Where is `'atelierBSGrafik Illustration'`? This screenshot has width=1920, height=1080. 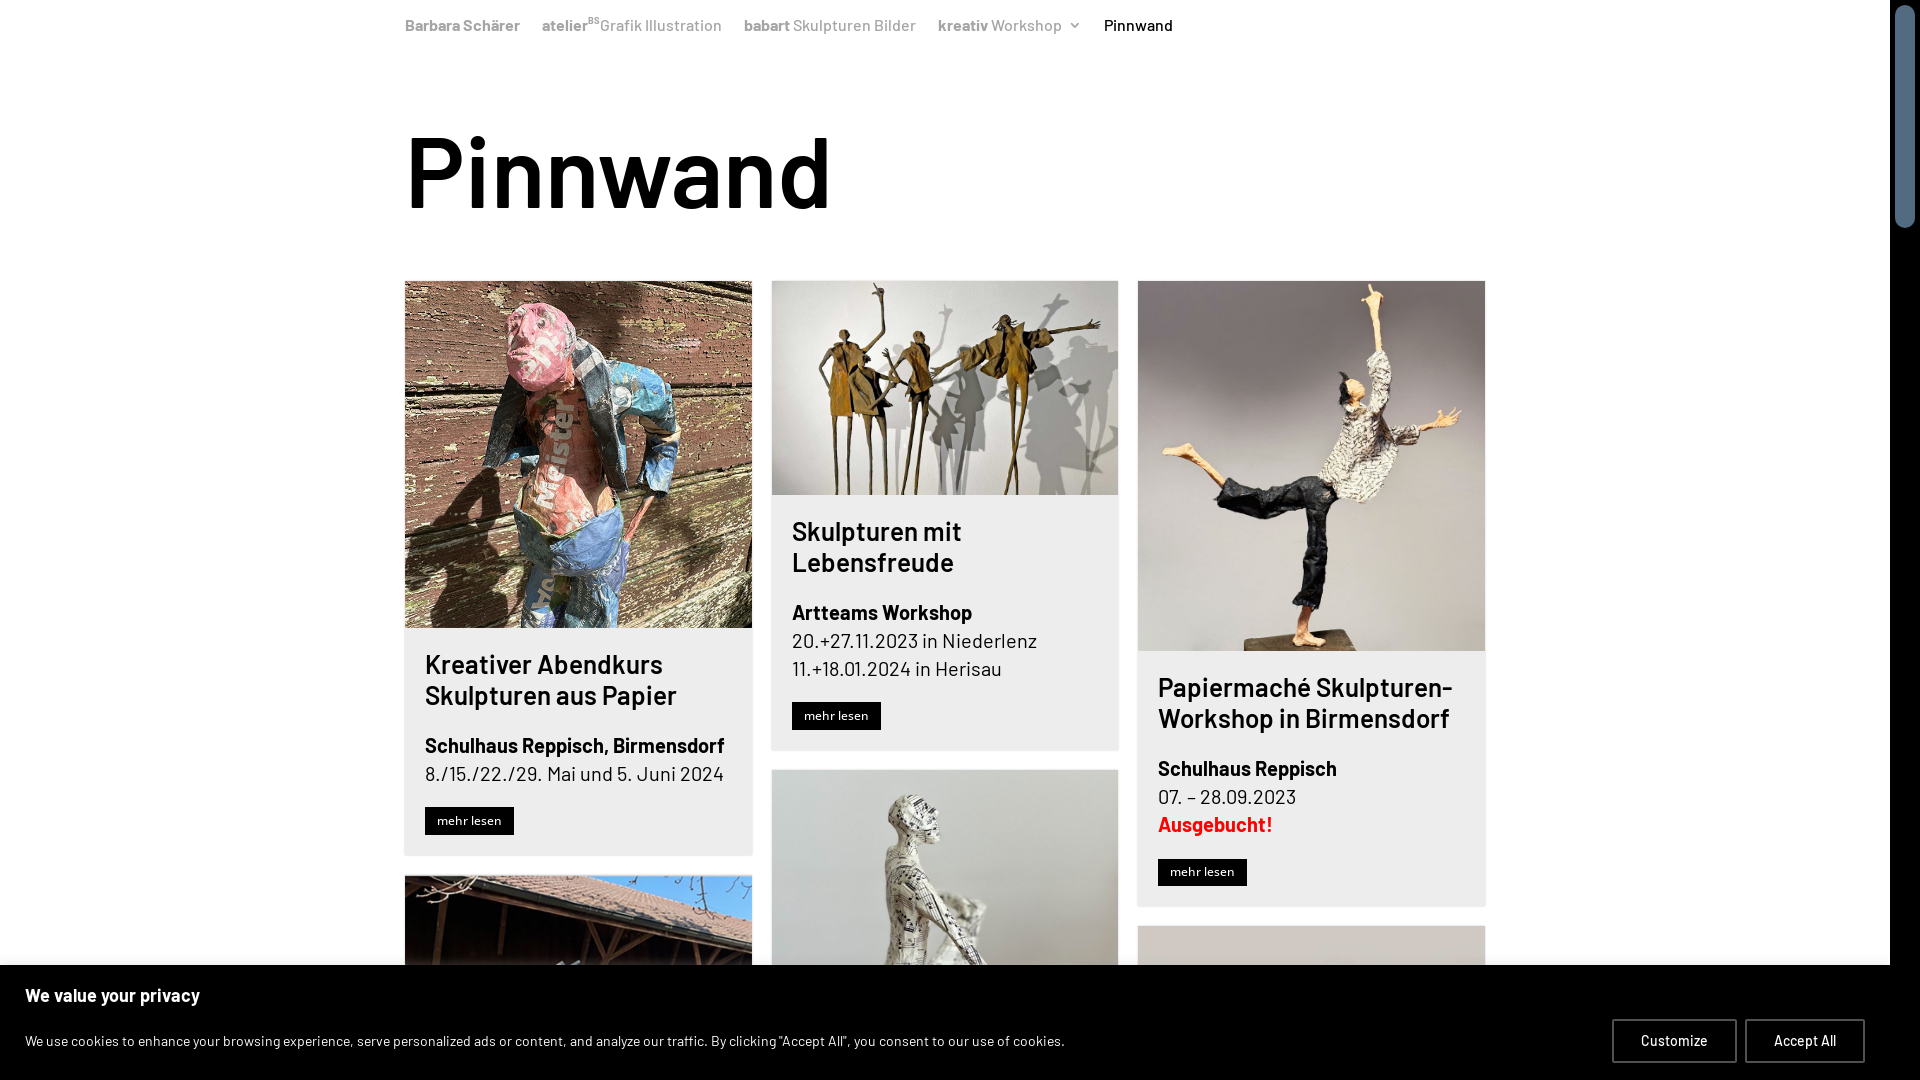
'atelierBSGrafik Illustration' is located at coordinates (631, 30).